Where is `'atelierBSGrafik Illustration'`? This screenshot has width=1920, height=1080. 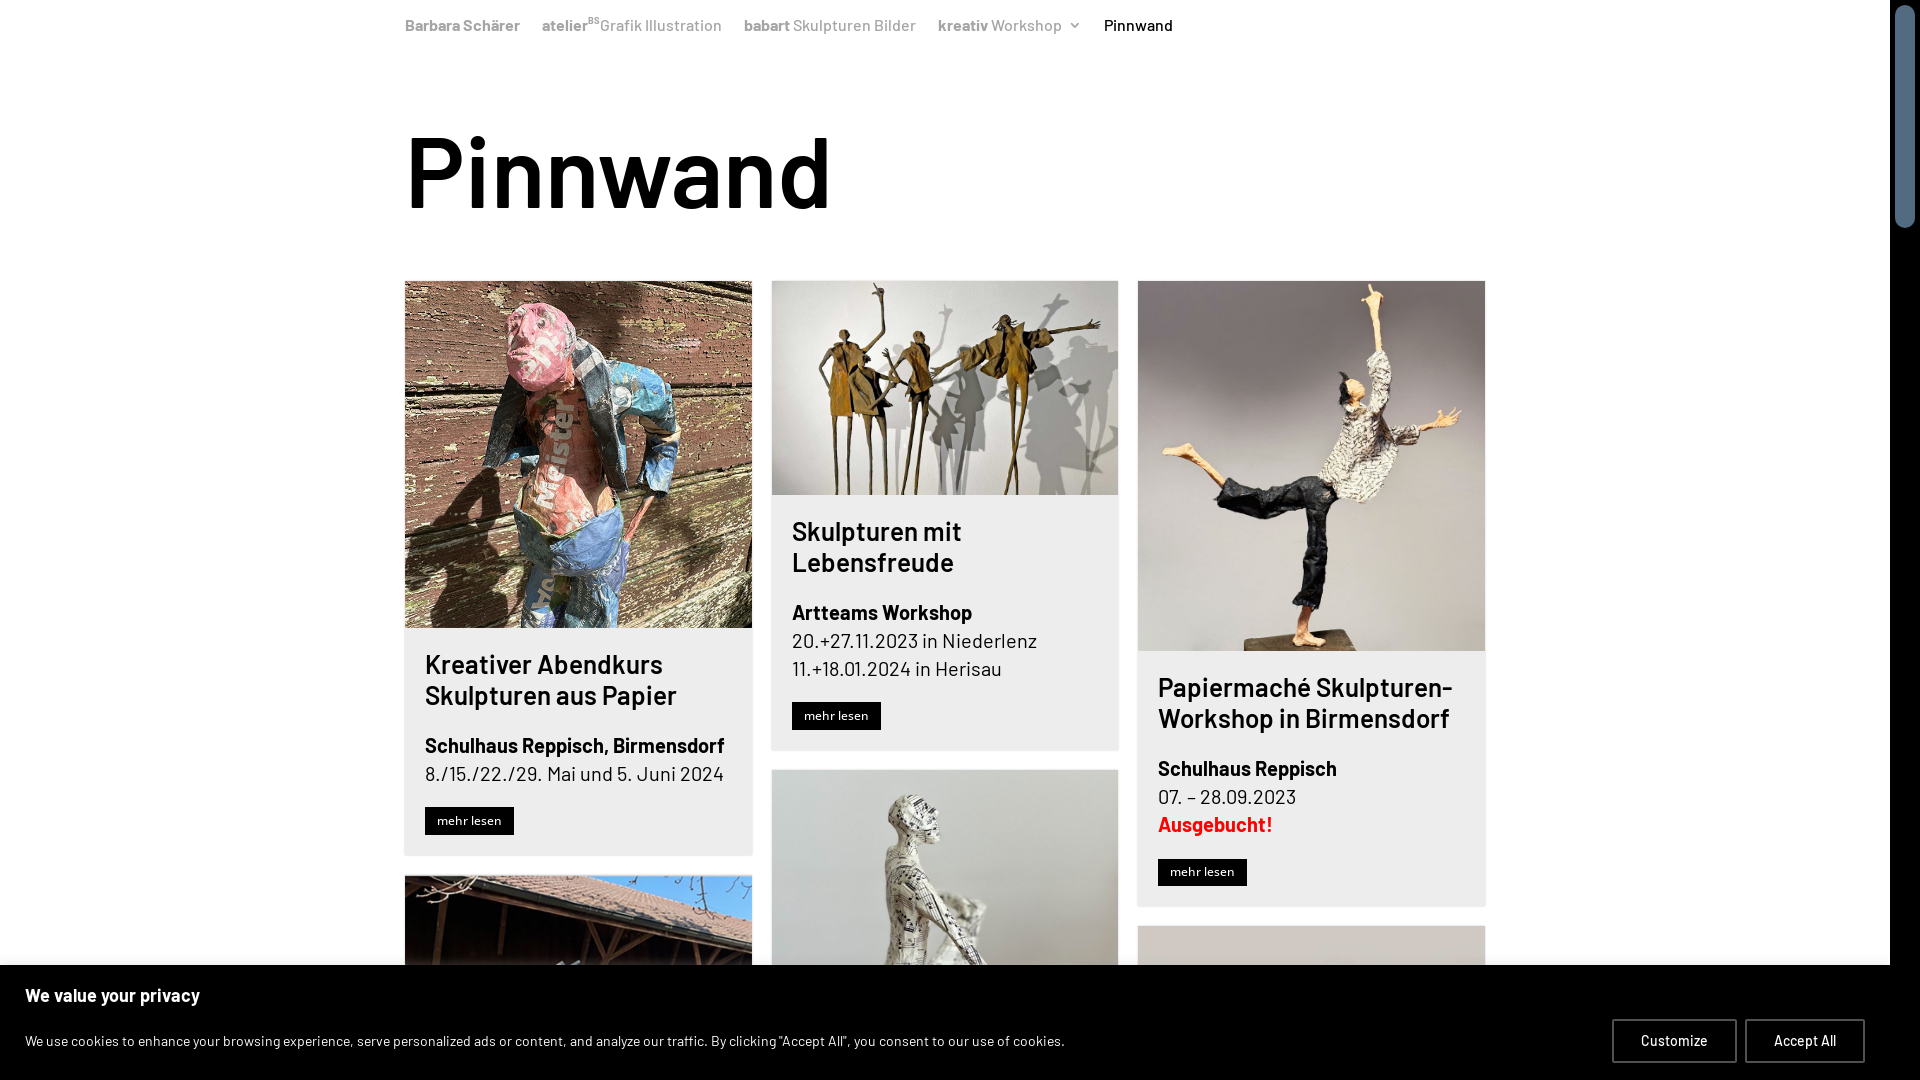
'atelierBSGrafik Illustration' is located at coordinates (631, 30).